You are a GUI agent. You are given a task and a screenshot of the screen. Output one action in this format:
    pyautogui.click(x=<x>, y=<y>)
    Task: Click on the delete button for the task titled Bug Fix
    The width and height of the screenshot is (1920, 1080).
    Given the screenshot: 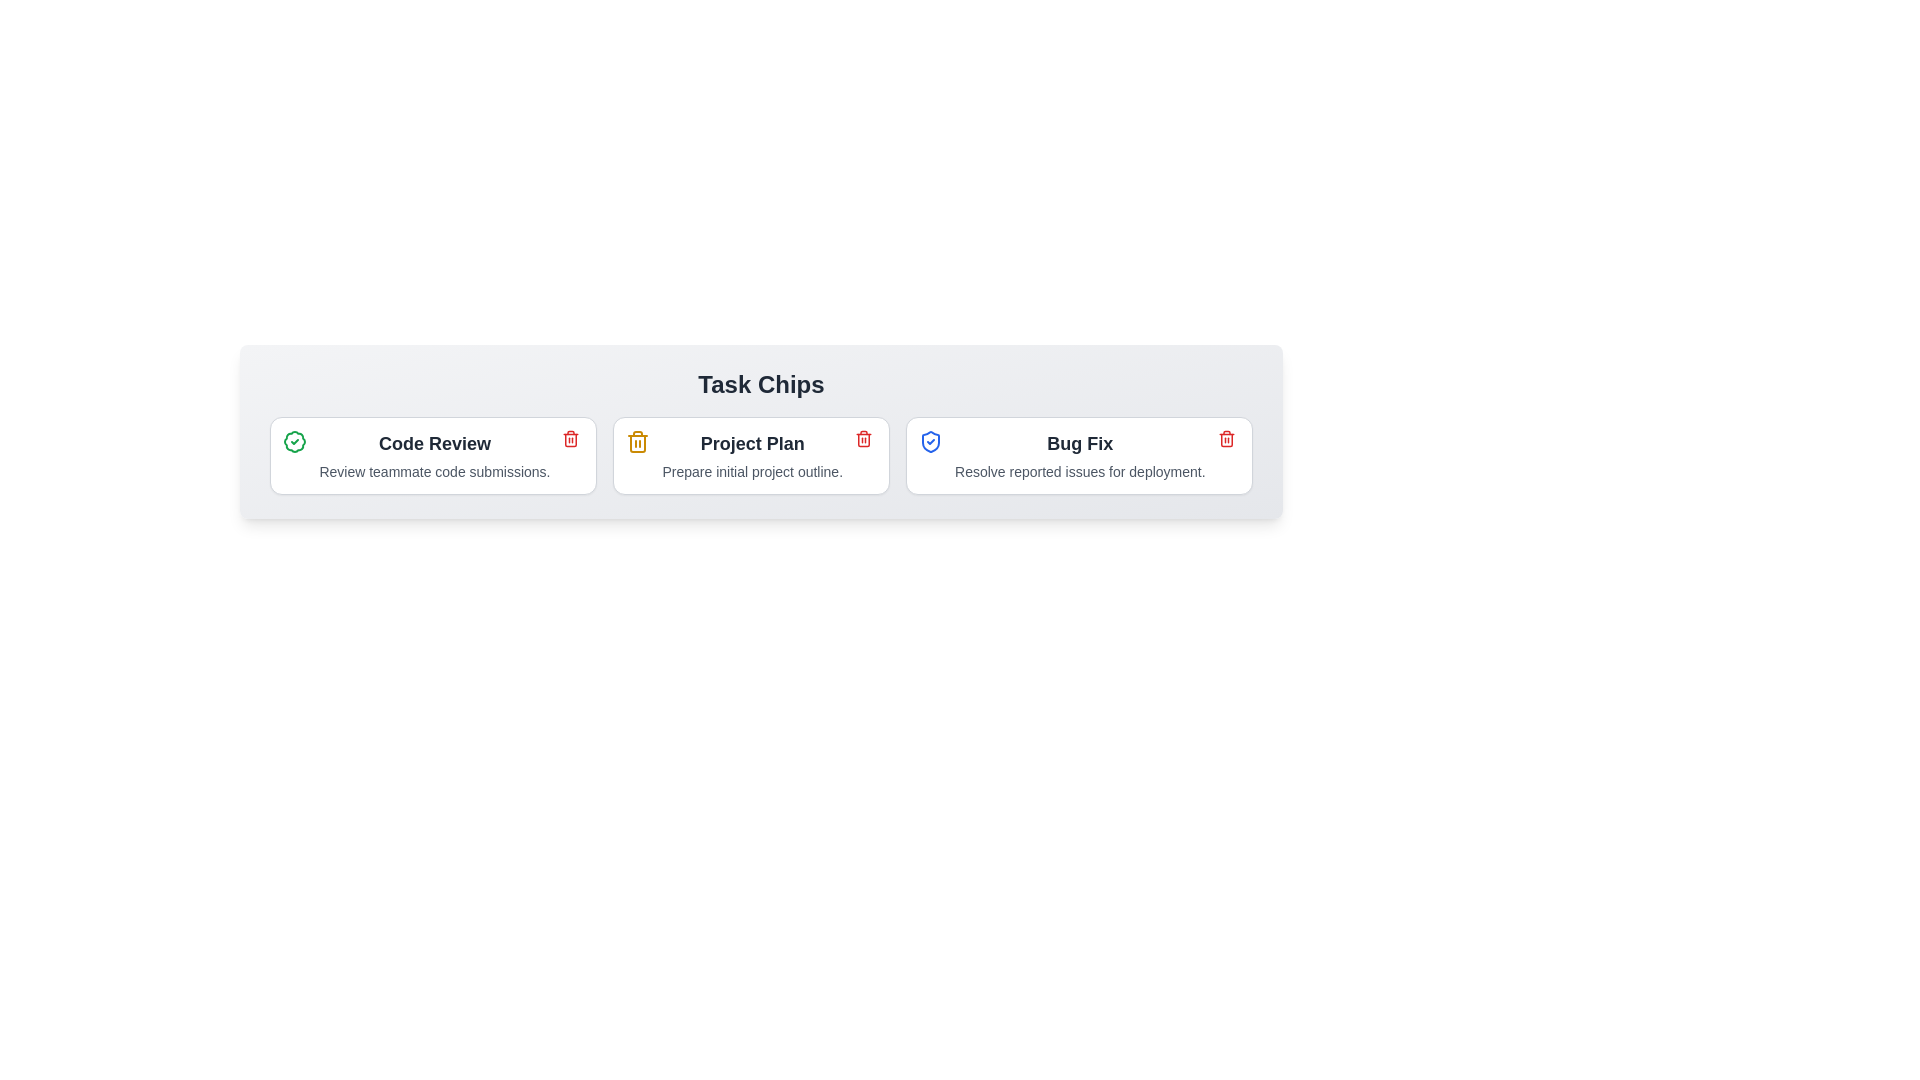 What is the action you would take?
    pyautogui.click(x=1225, y=438)
    